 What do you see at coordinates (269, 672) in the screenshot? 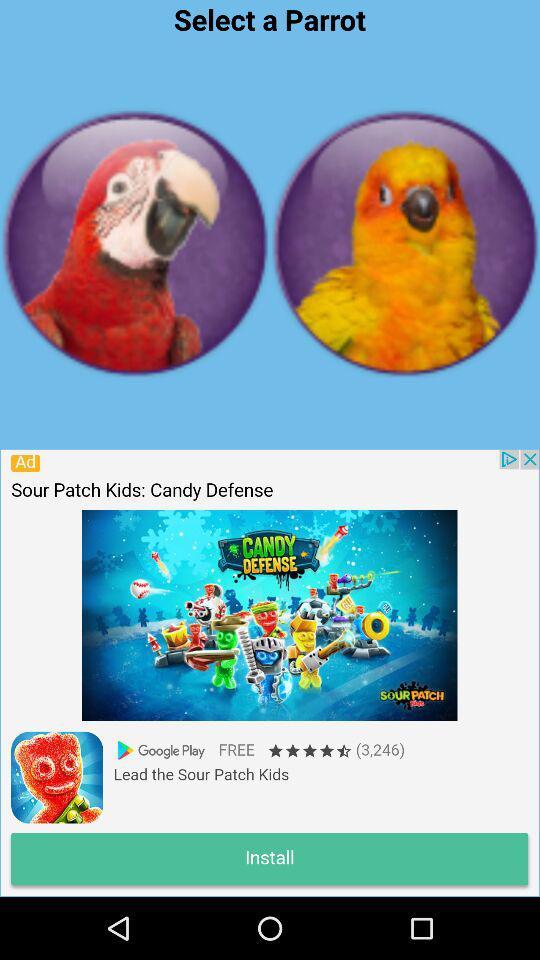
I see `advertisement page` at bounding box center [269, 672].